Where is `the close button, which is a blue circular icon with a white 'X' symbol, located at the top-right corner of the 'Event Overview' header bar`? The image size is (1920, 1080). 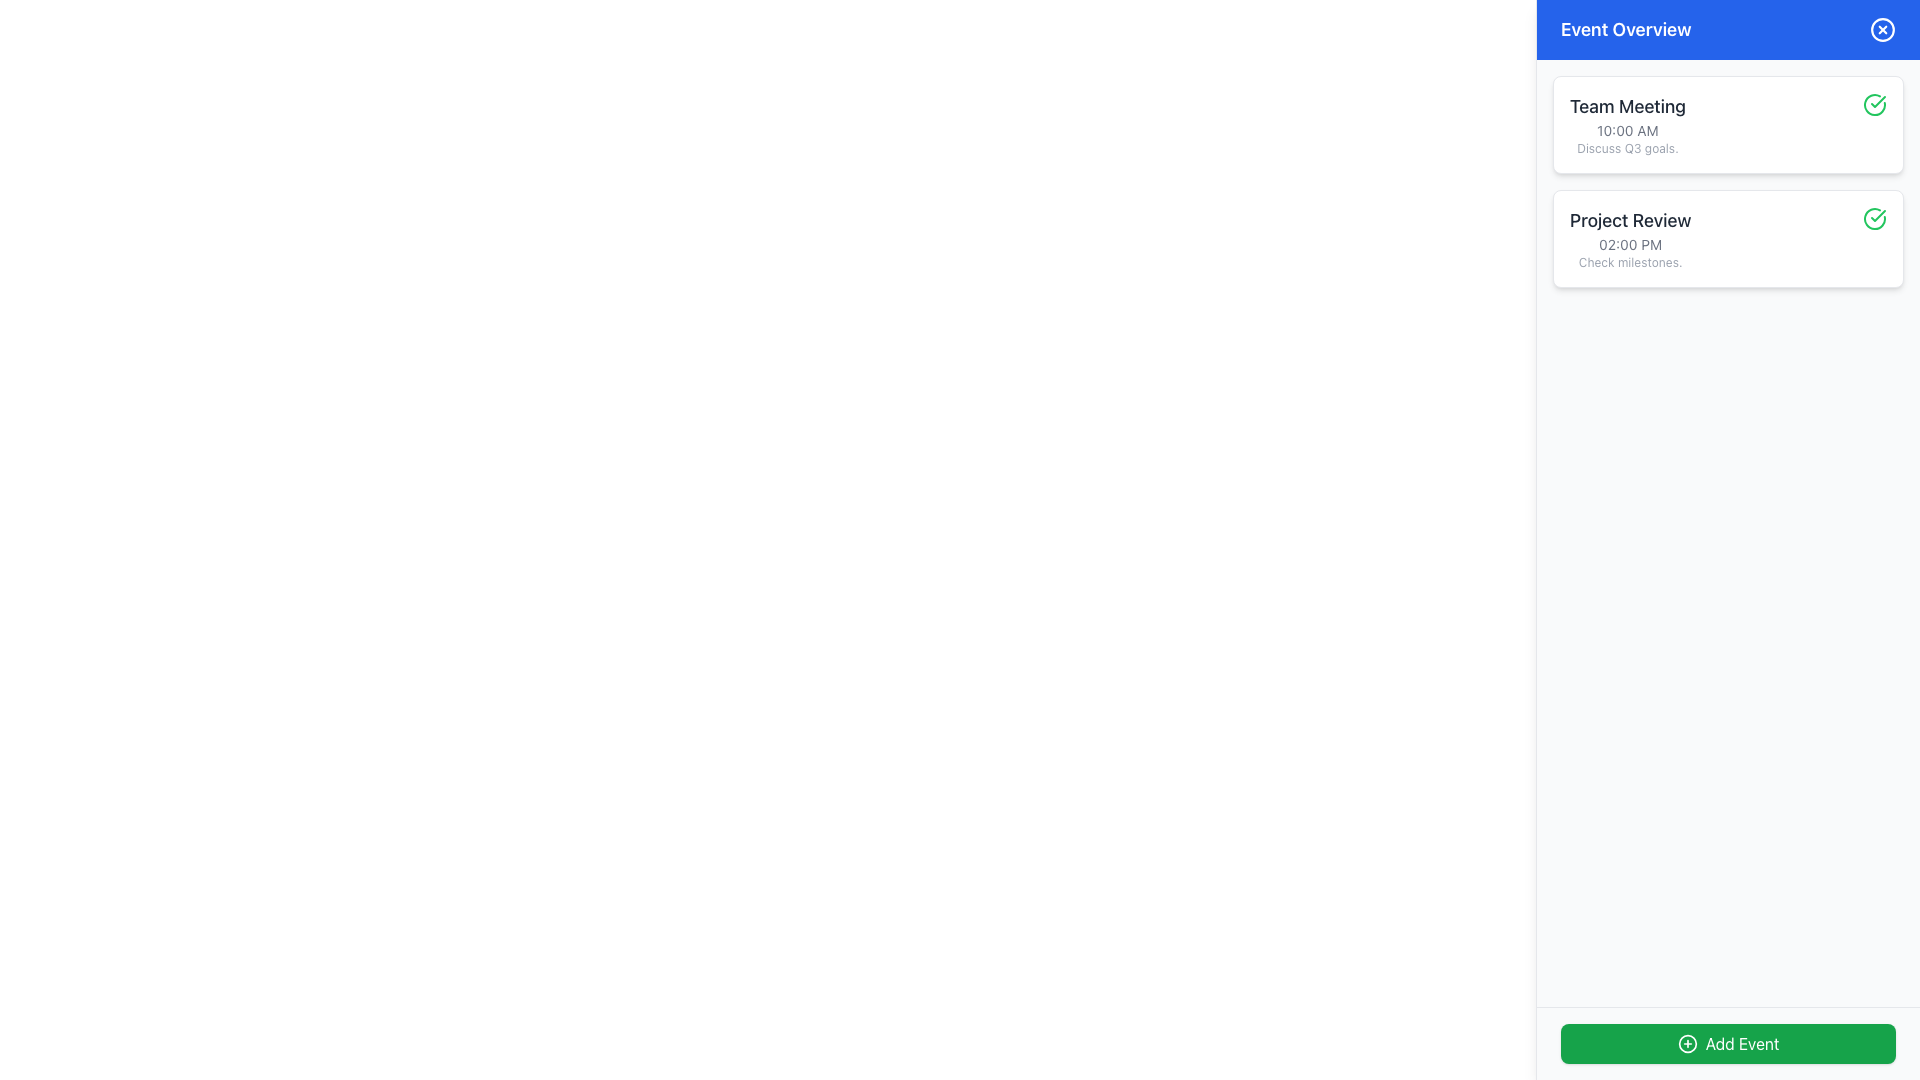
the close button, which is a blue circular icon with a white 'X' symbol, located at the top-right corner of the 'Event Overview' header bar is located at coordinates (1881, 30).